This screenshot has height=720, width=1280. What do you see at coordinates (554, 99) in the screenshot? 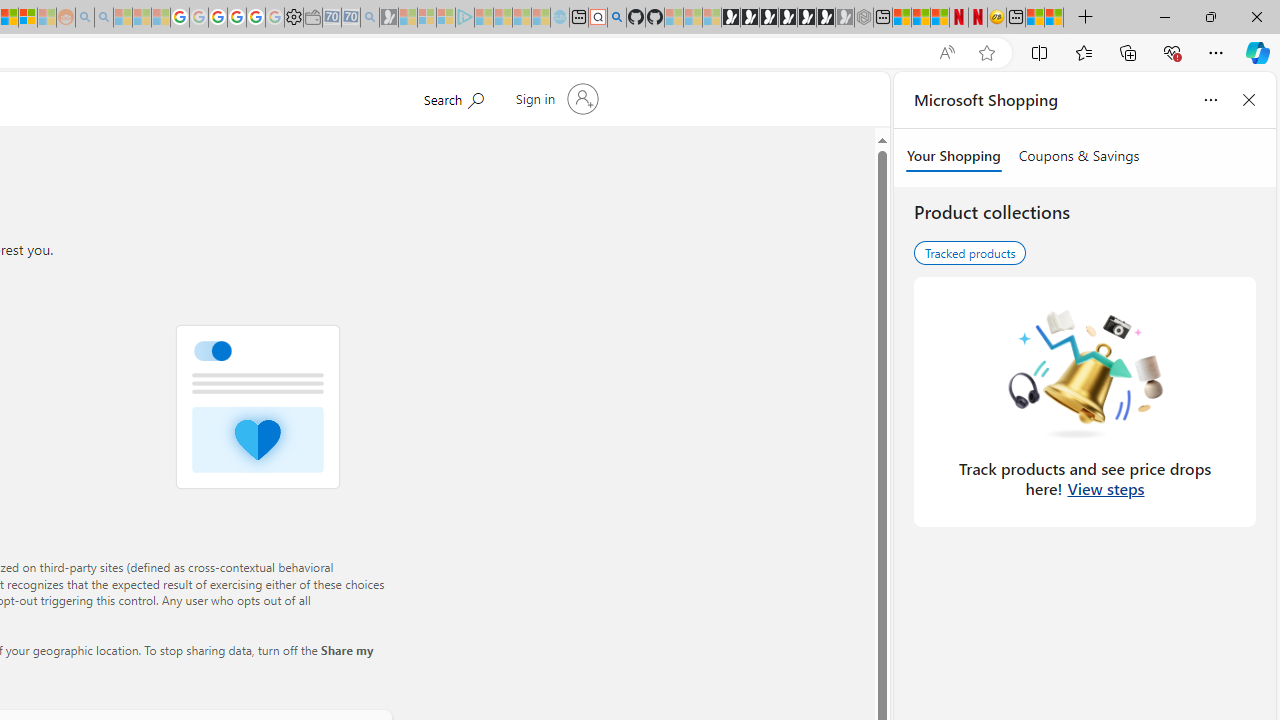
I see `'Sign in to your account'` at bounding box center [554, 99].